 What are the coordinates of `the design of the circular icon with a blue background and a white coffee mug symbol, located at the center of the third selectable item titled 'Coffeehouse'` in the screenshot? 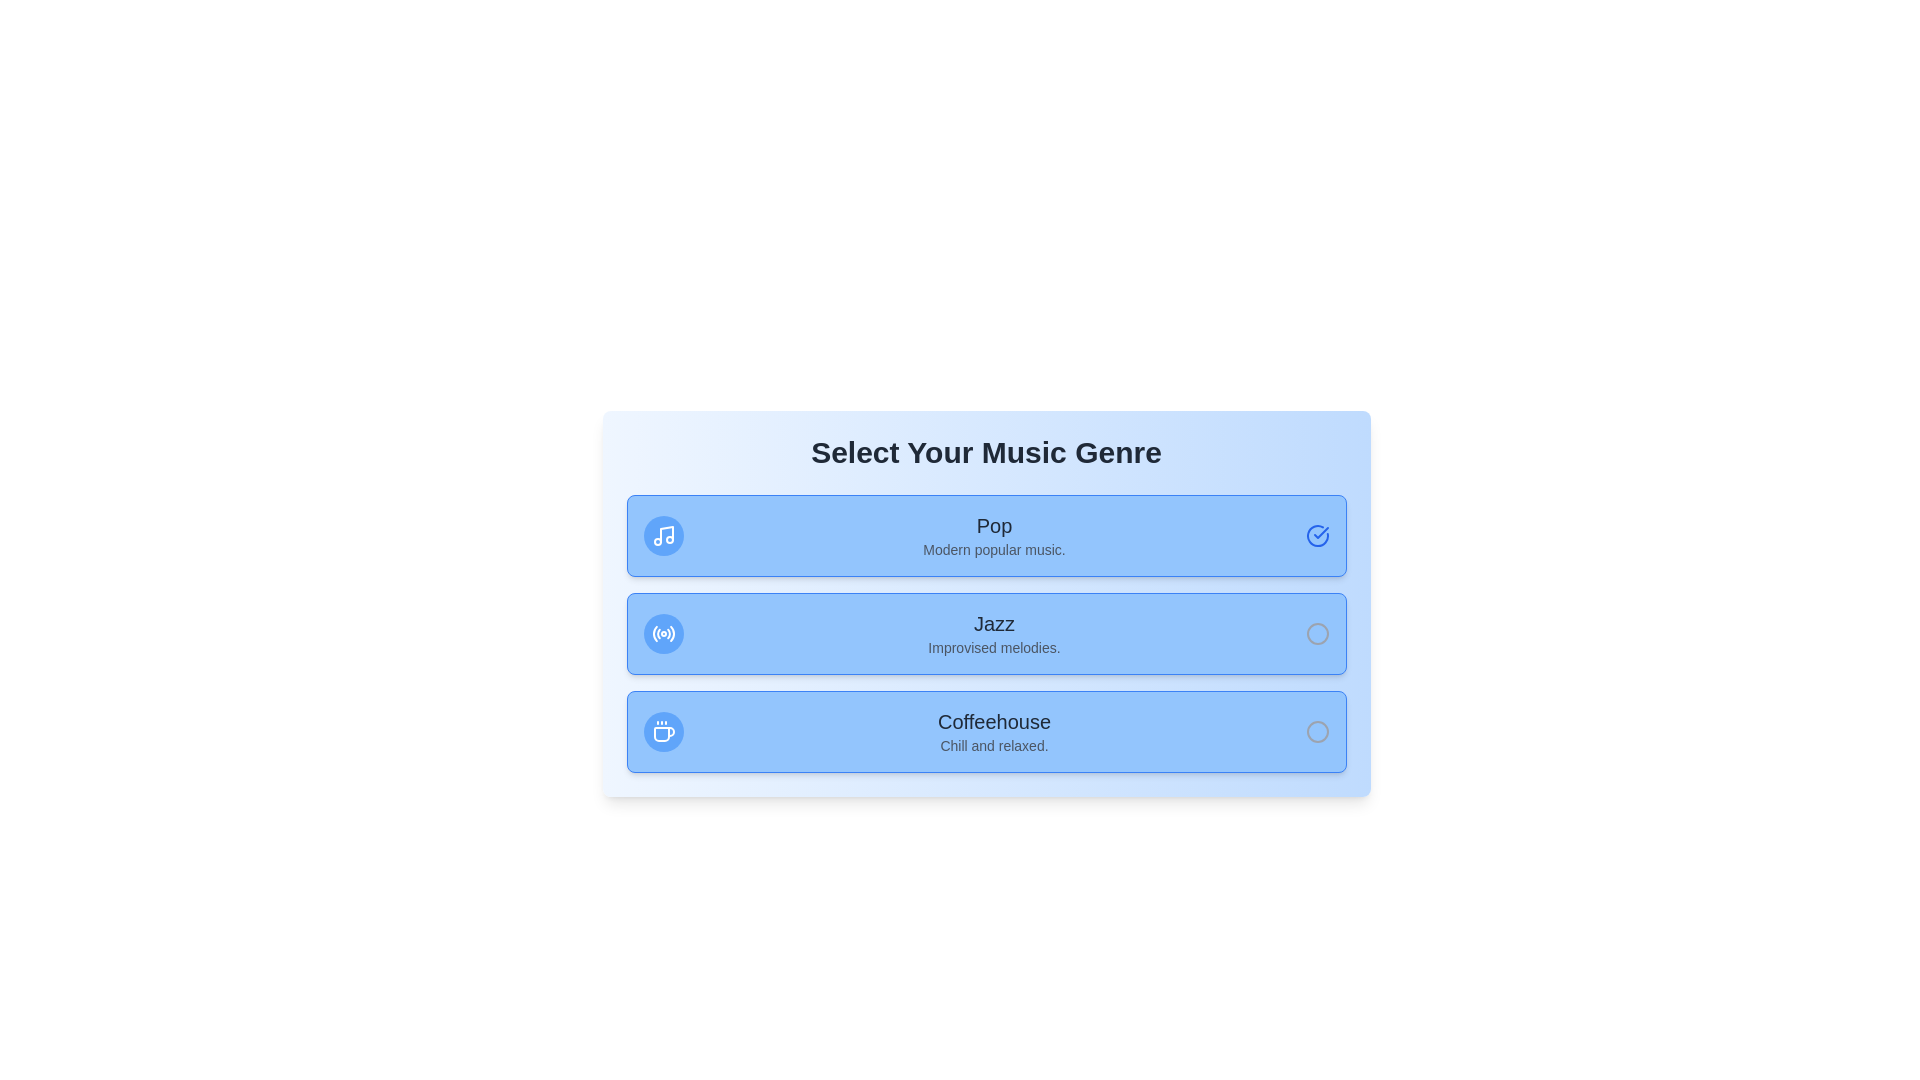 It's located at (663, 732).